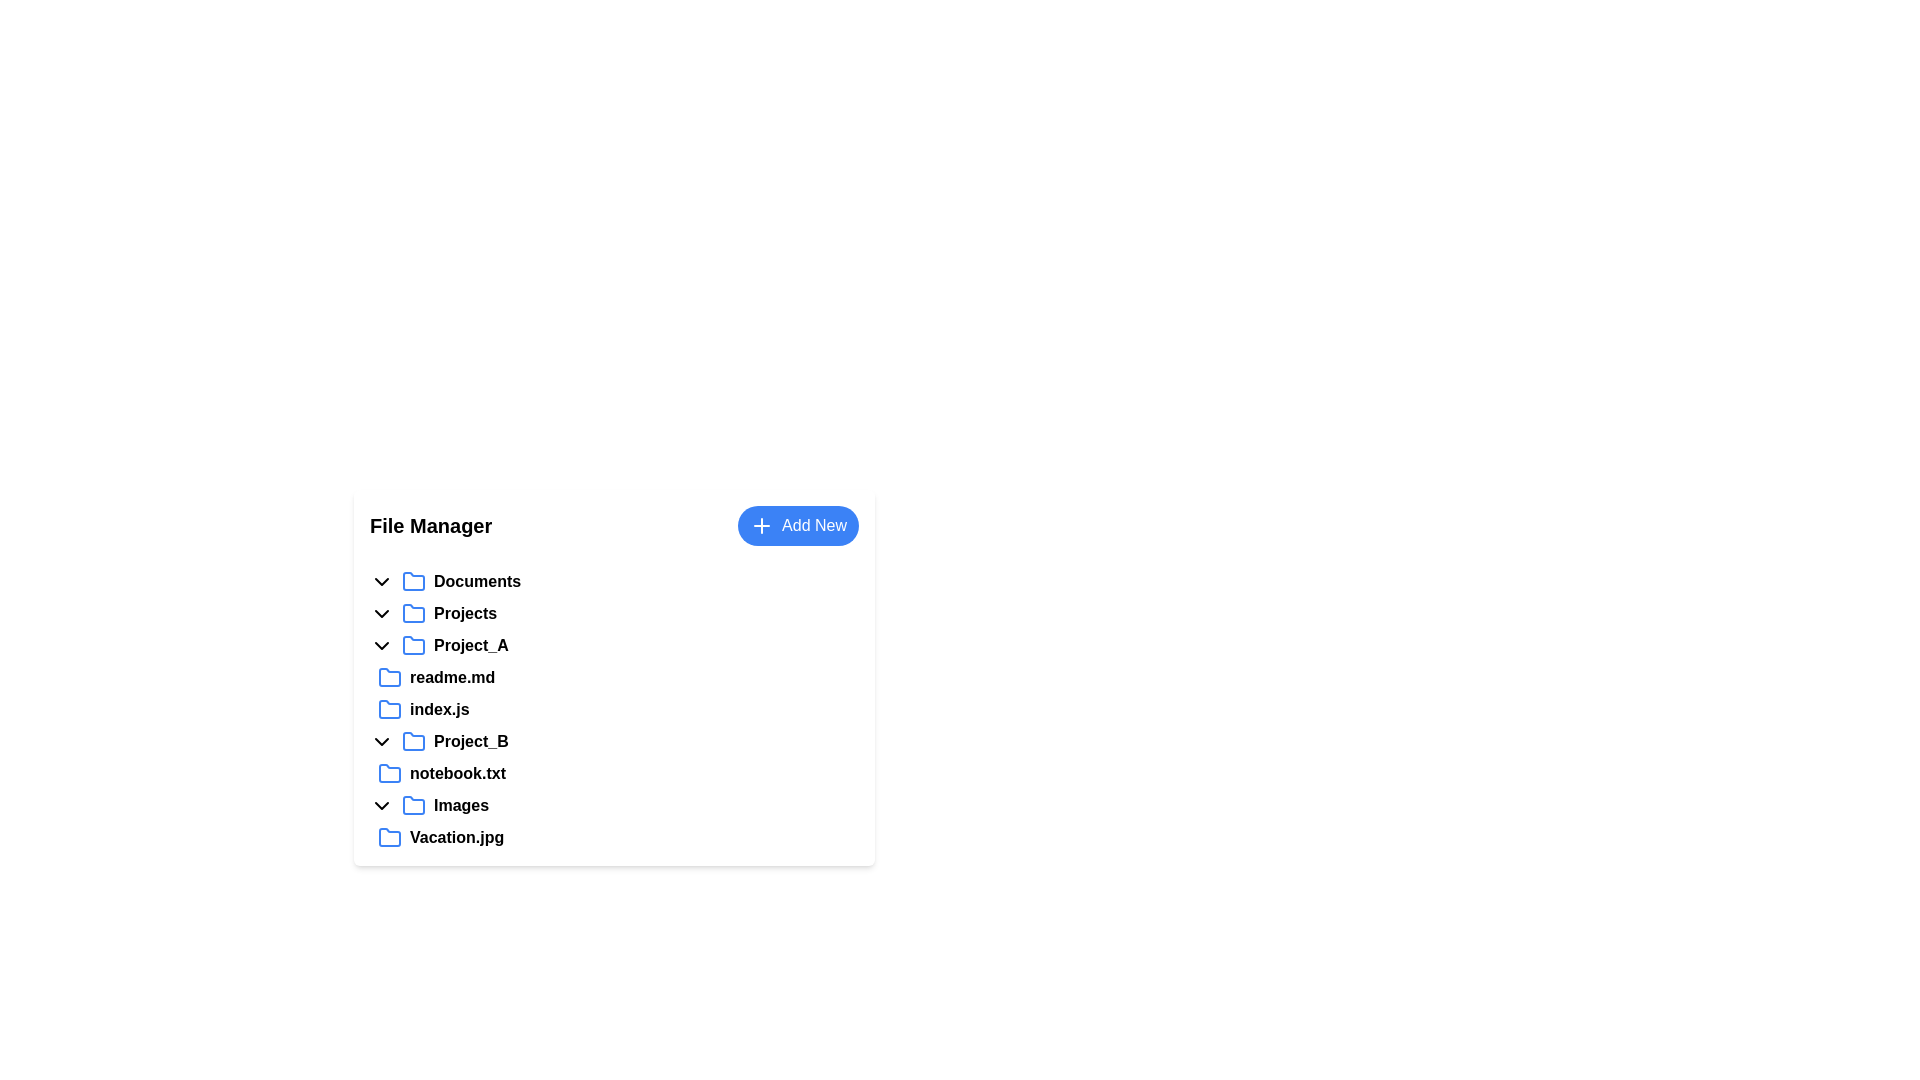 Image resolution: width=1920 pixels, height=1080 pixels. What do you see at coordinates (613, 677) in the screenshot?
I see `the file entry labeled 'readme.md'` at bounding box center [613, 677].